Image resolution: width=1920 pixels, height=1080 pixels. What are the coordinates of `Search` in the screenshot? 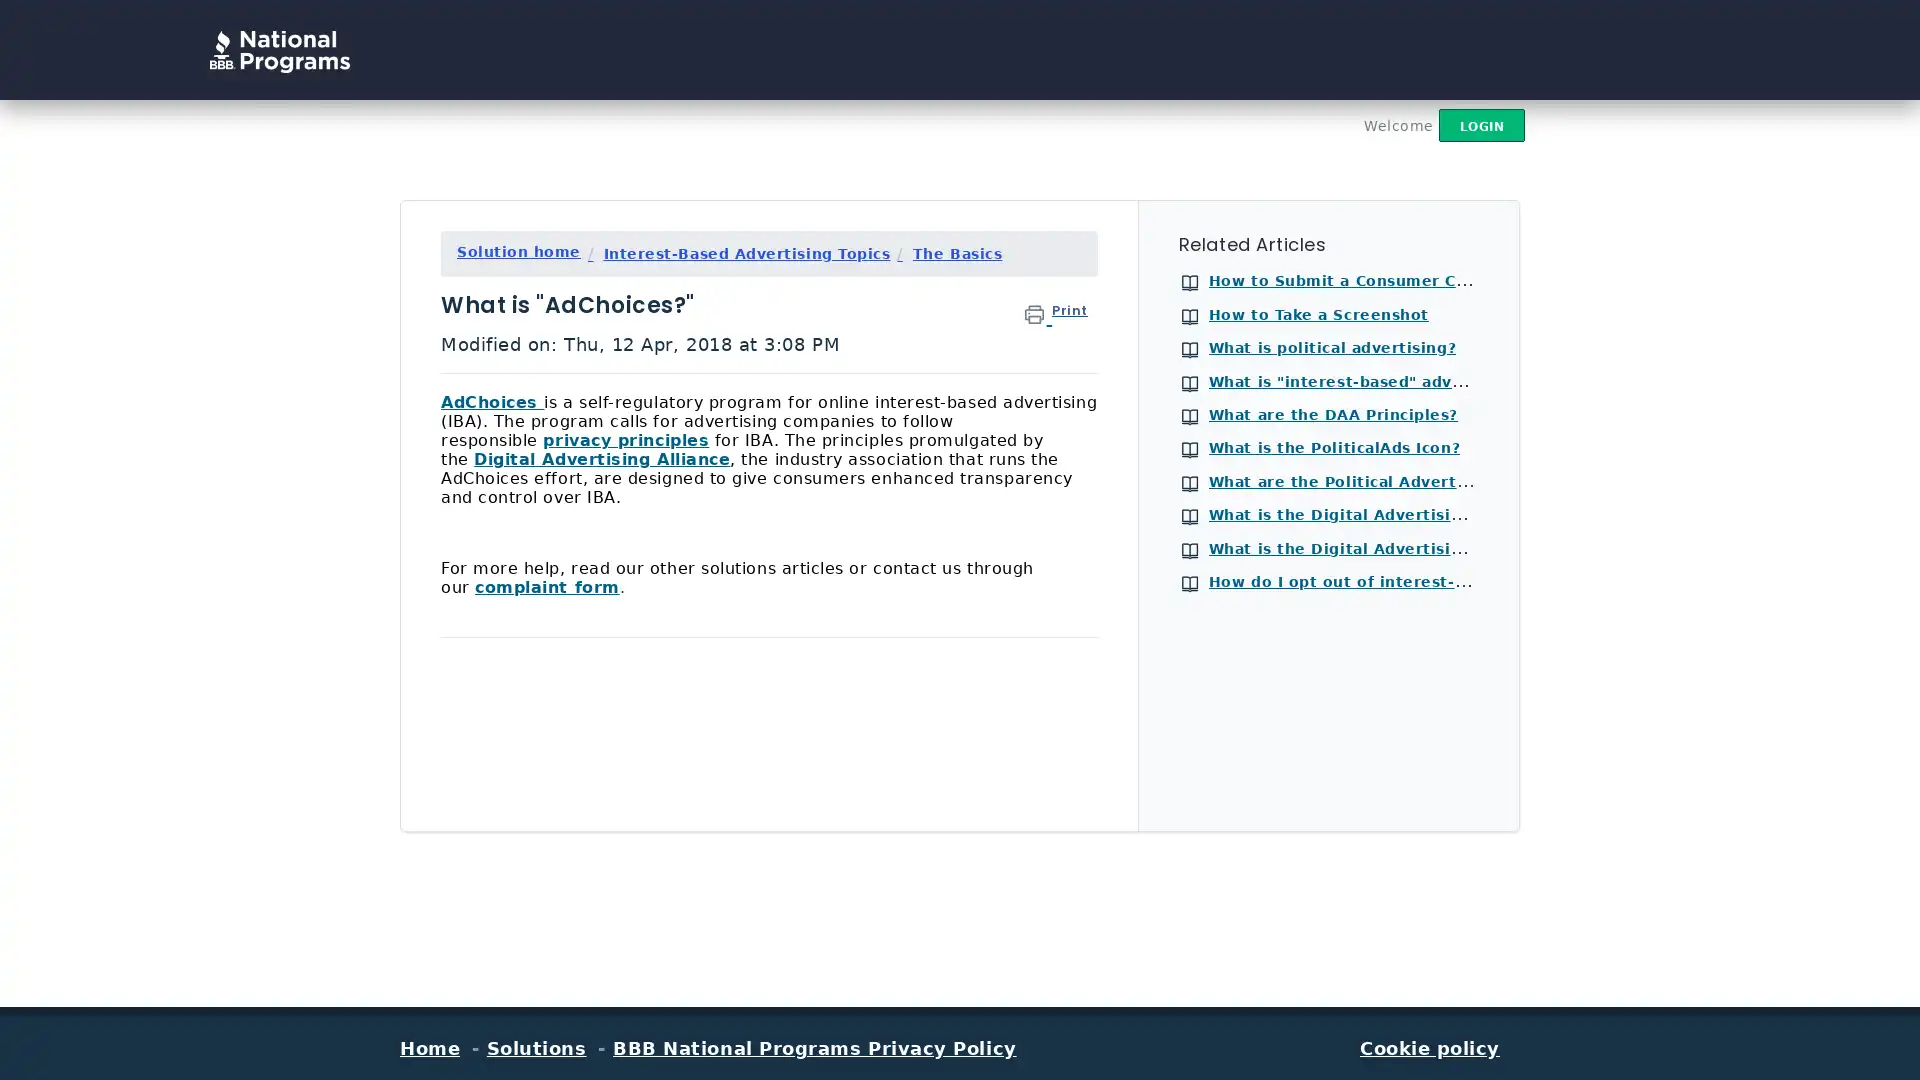 It's located at (441, 75).